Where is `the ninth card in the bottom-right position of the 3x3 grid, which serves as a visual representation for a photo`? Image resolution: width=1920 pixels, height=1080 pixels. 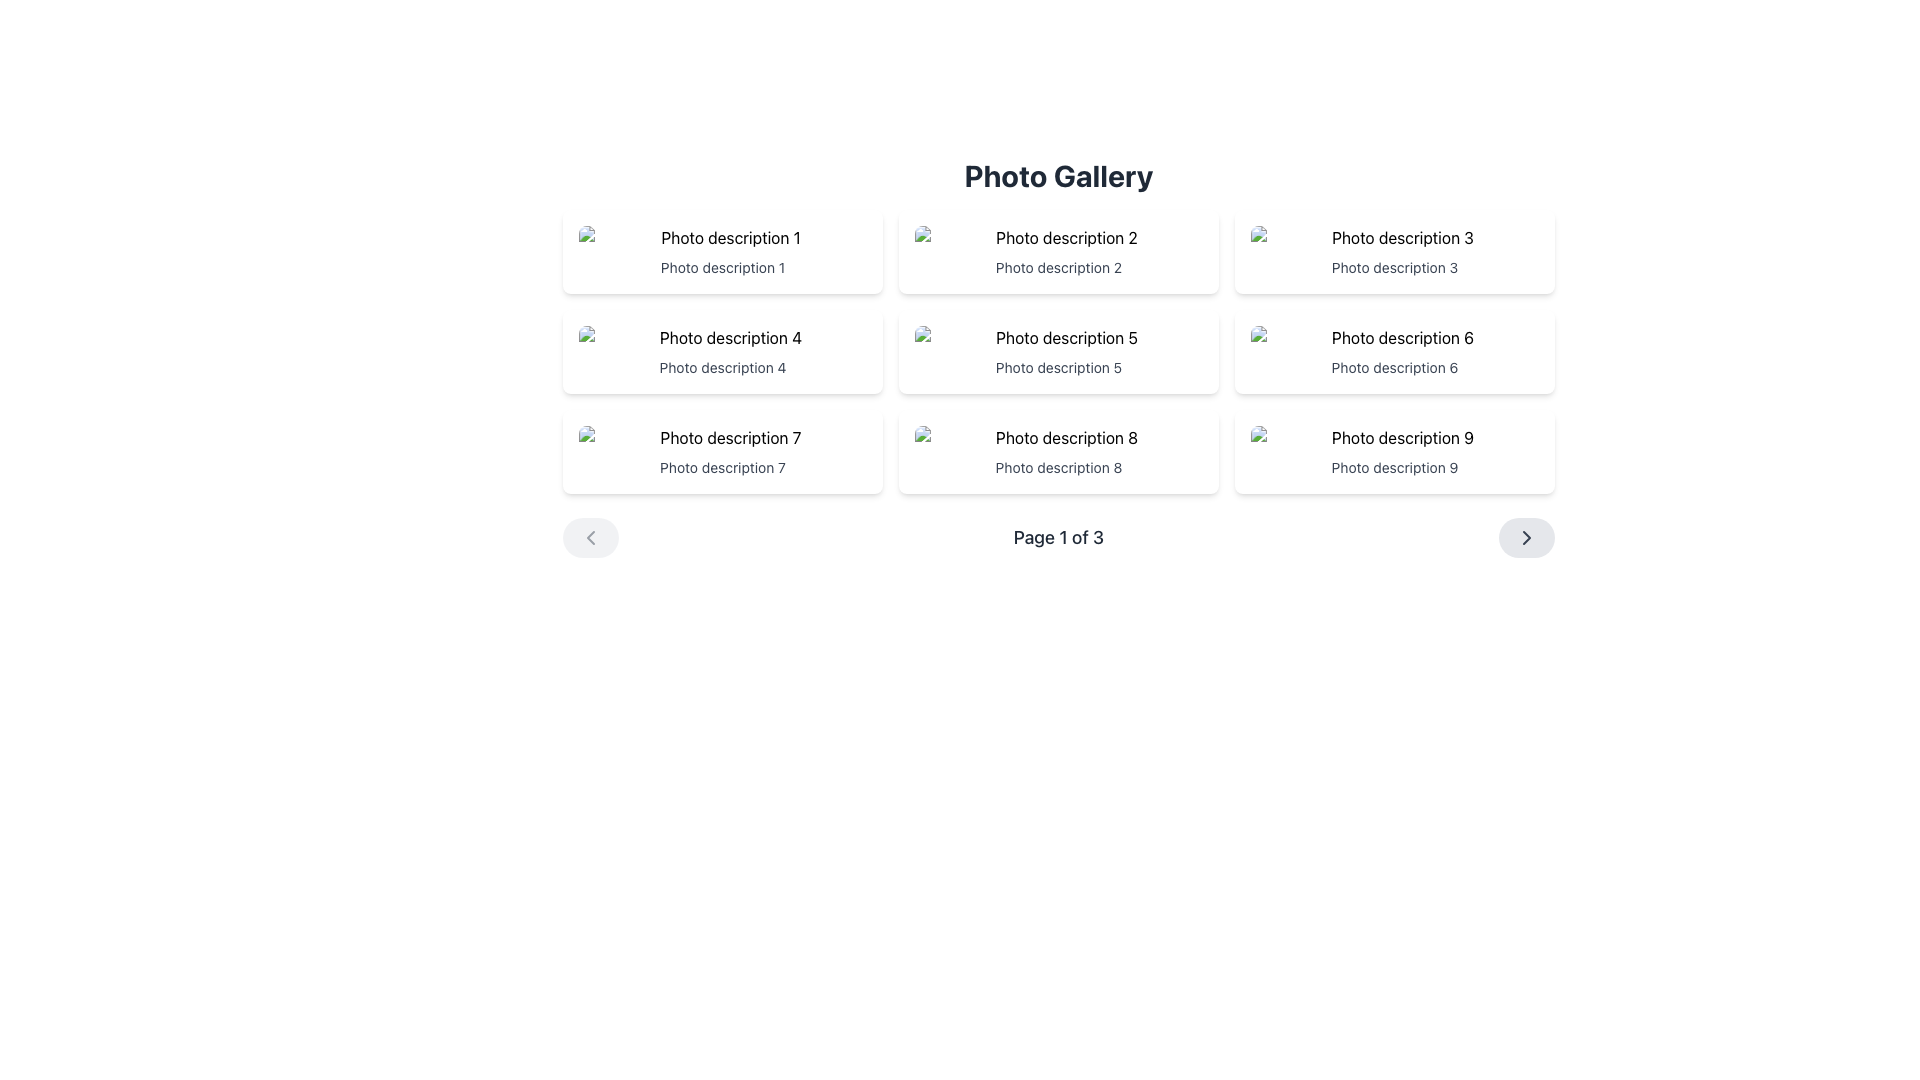
the ninth card in the bottom-right position of the 3x3 grid, which serves as a visual representation for a photo is located at coordinates (1394, 451).